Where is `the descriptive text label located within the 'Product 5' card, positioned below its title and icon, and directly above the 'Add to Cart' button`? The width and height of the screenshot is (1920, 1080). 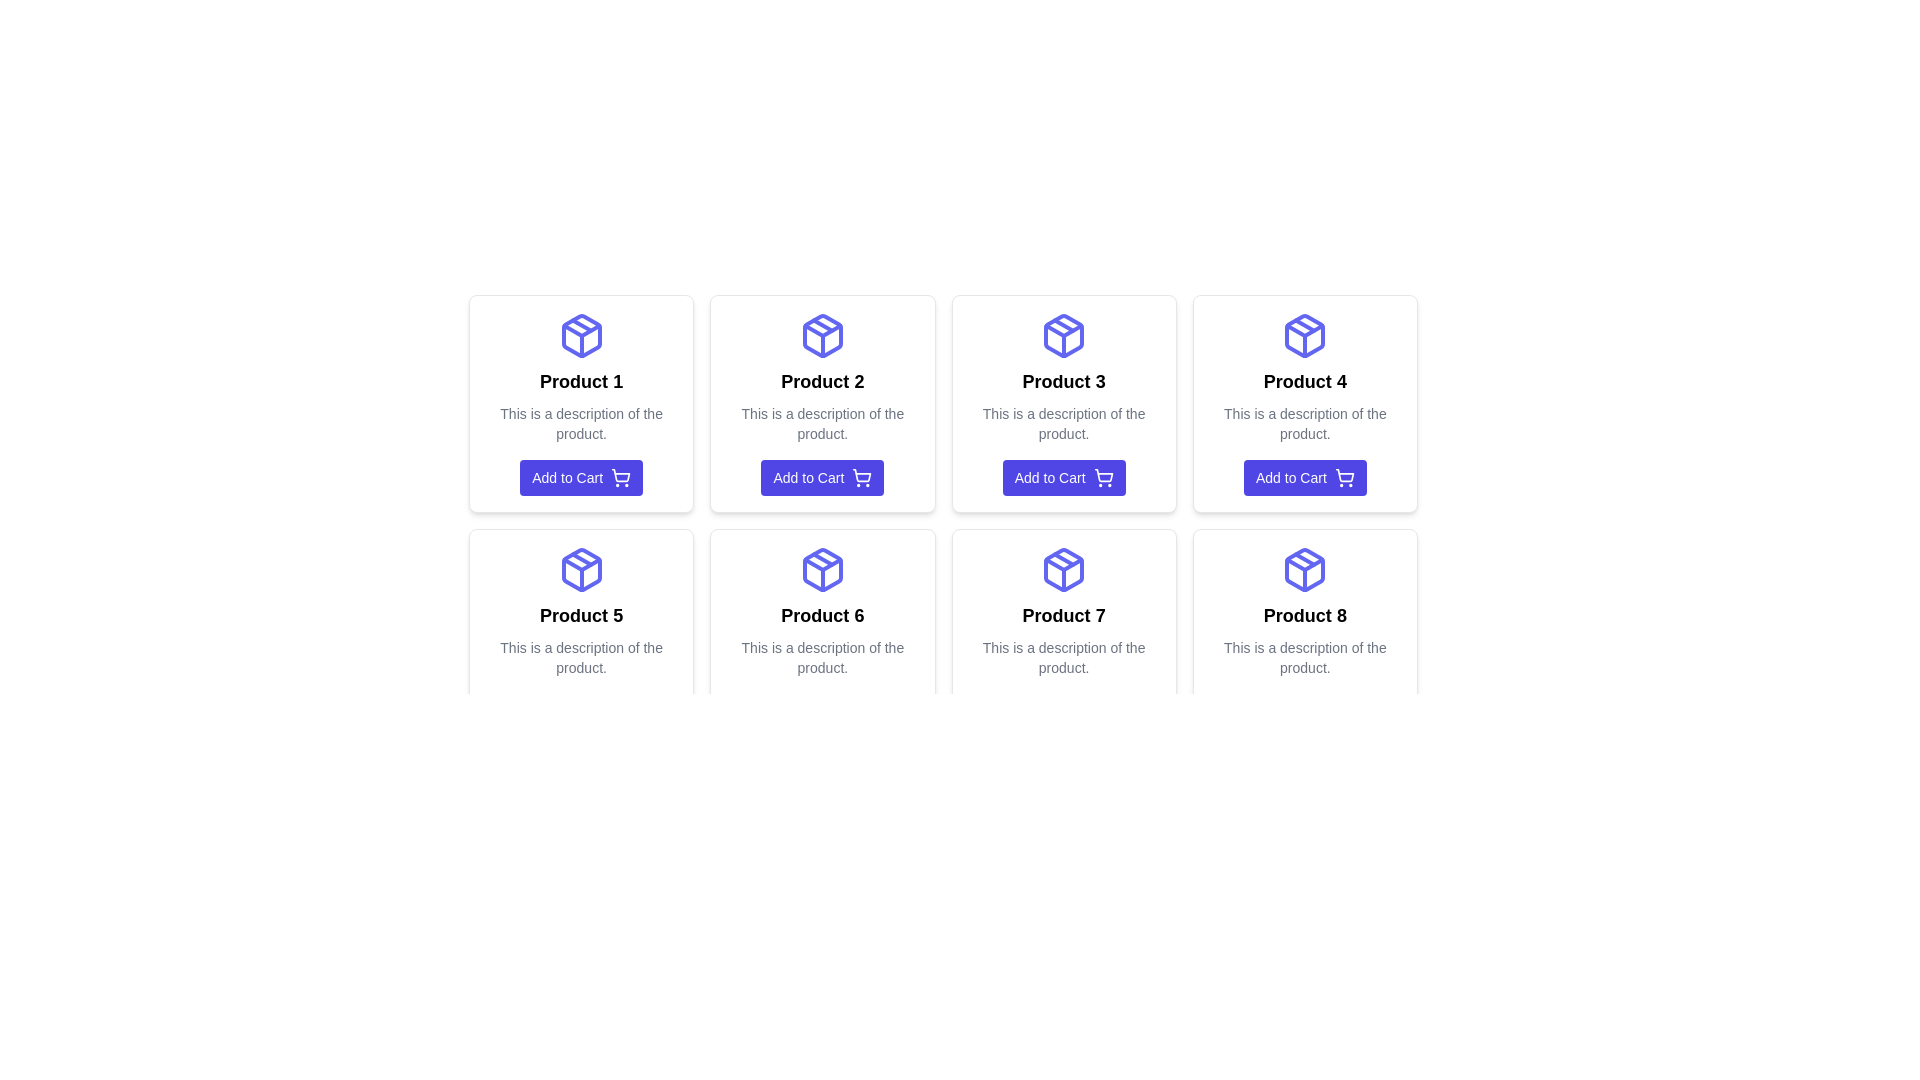
the descriptive text label located within the 'Product 5' card, positioned below its title and icon, and directly above the 'Add to Cart' button is located at coordinates (580, 658).